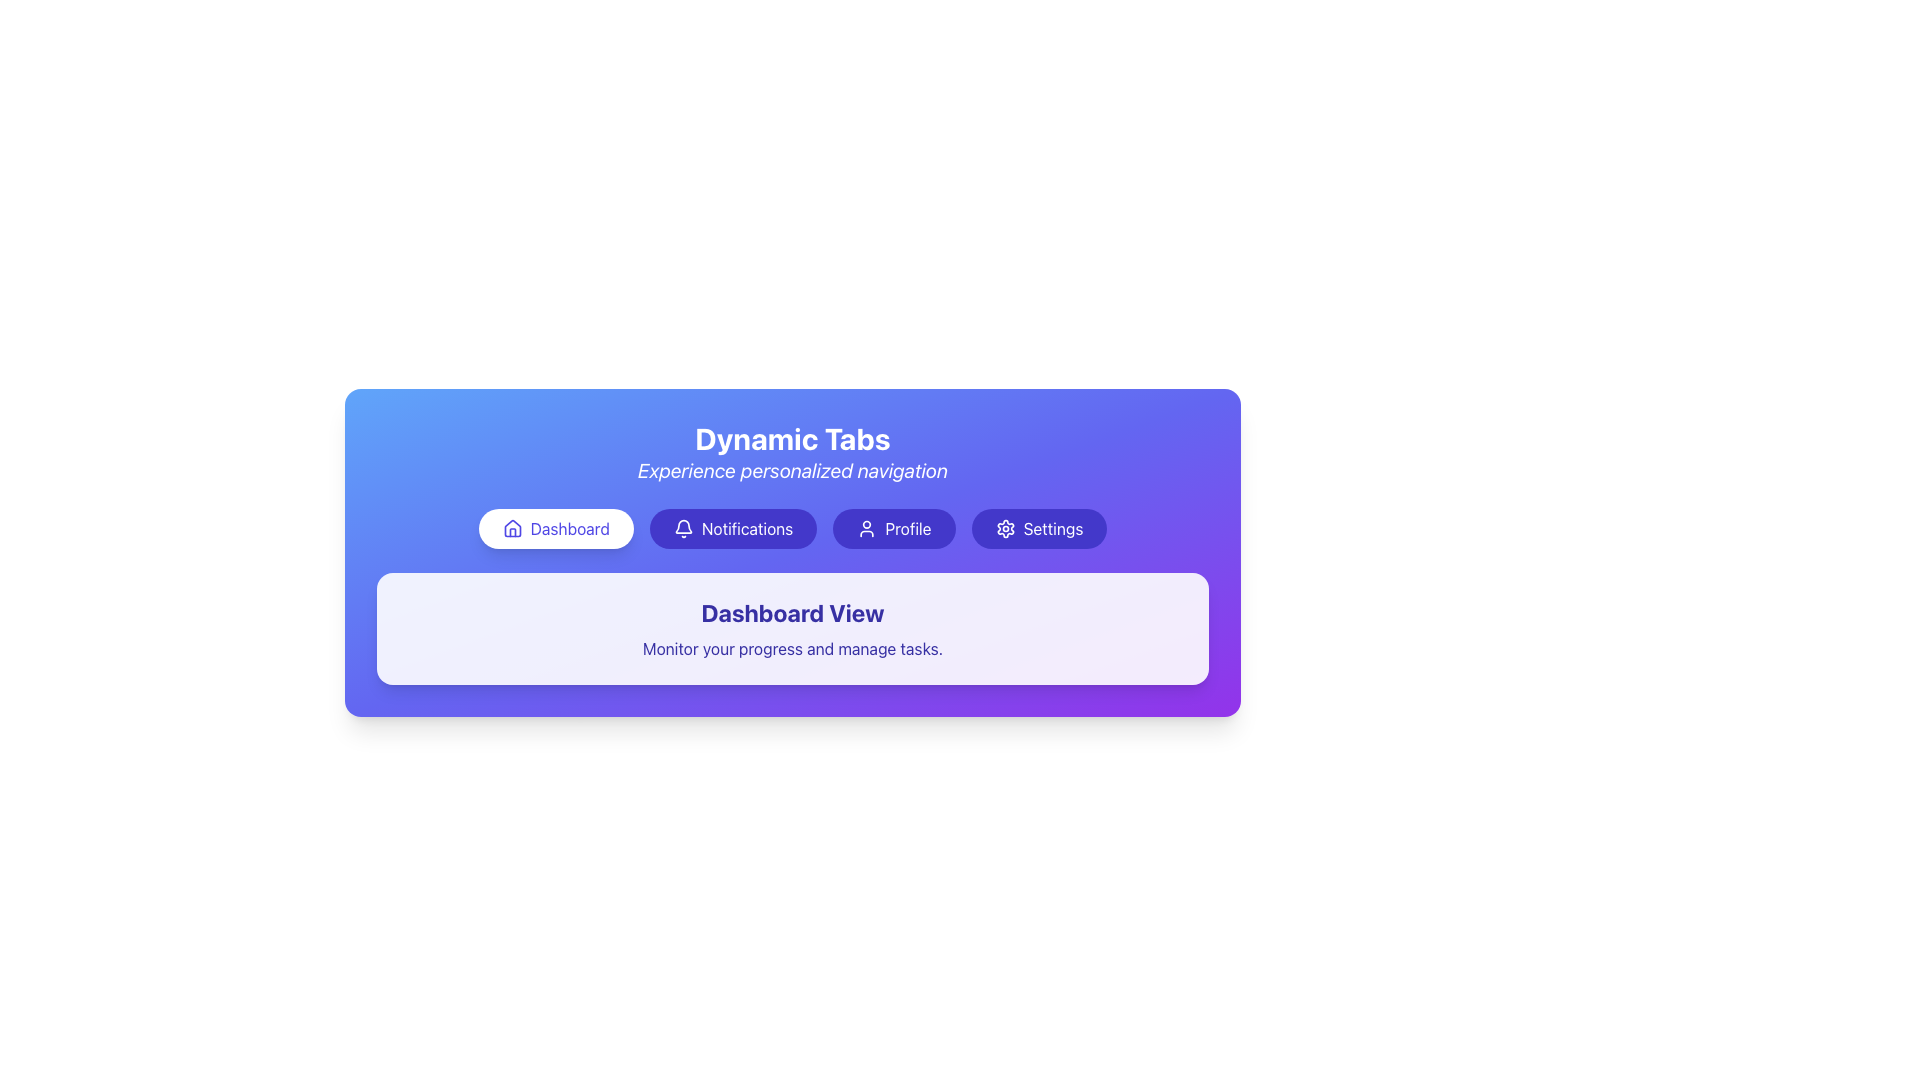 The height and width of the screenshot is (1080, 1920). I want to click on the text label that reads 'Monitor your progress and manage tasks.' styled in a standard font on a light purple background, located beneath the 'Dashboard View' heading, so click(791, 648).